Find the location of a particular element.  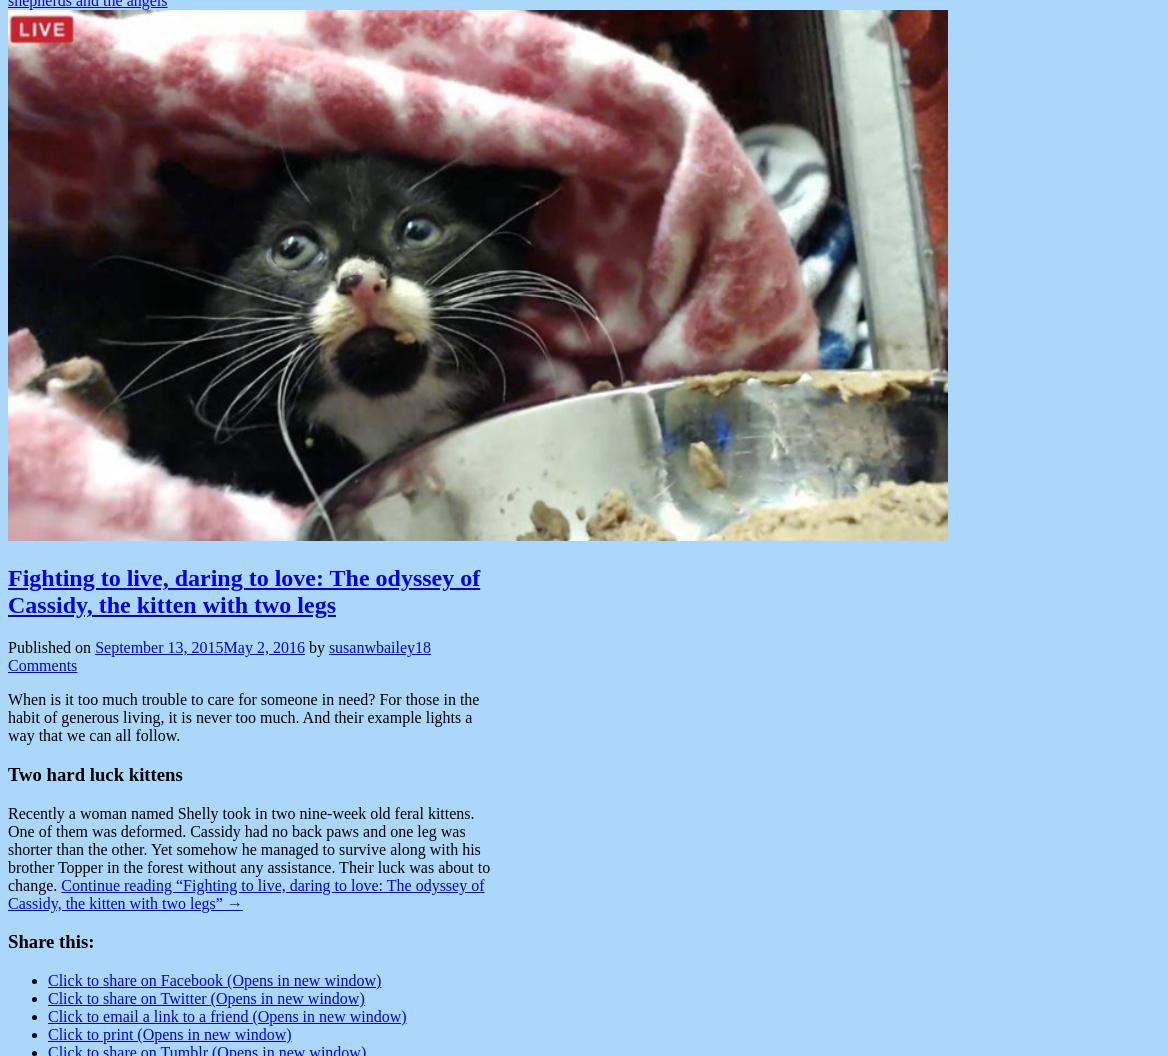

'Click to print (Opens in new window)' is located at coordinates (169, 1033).